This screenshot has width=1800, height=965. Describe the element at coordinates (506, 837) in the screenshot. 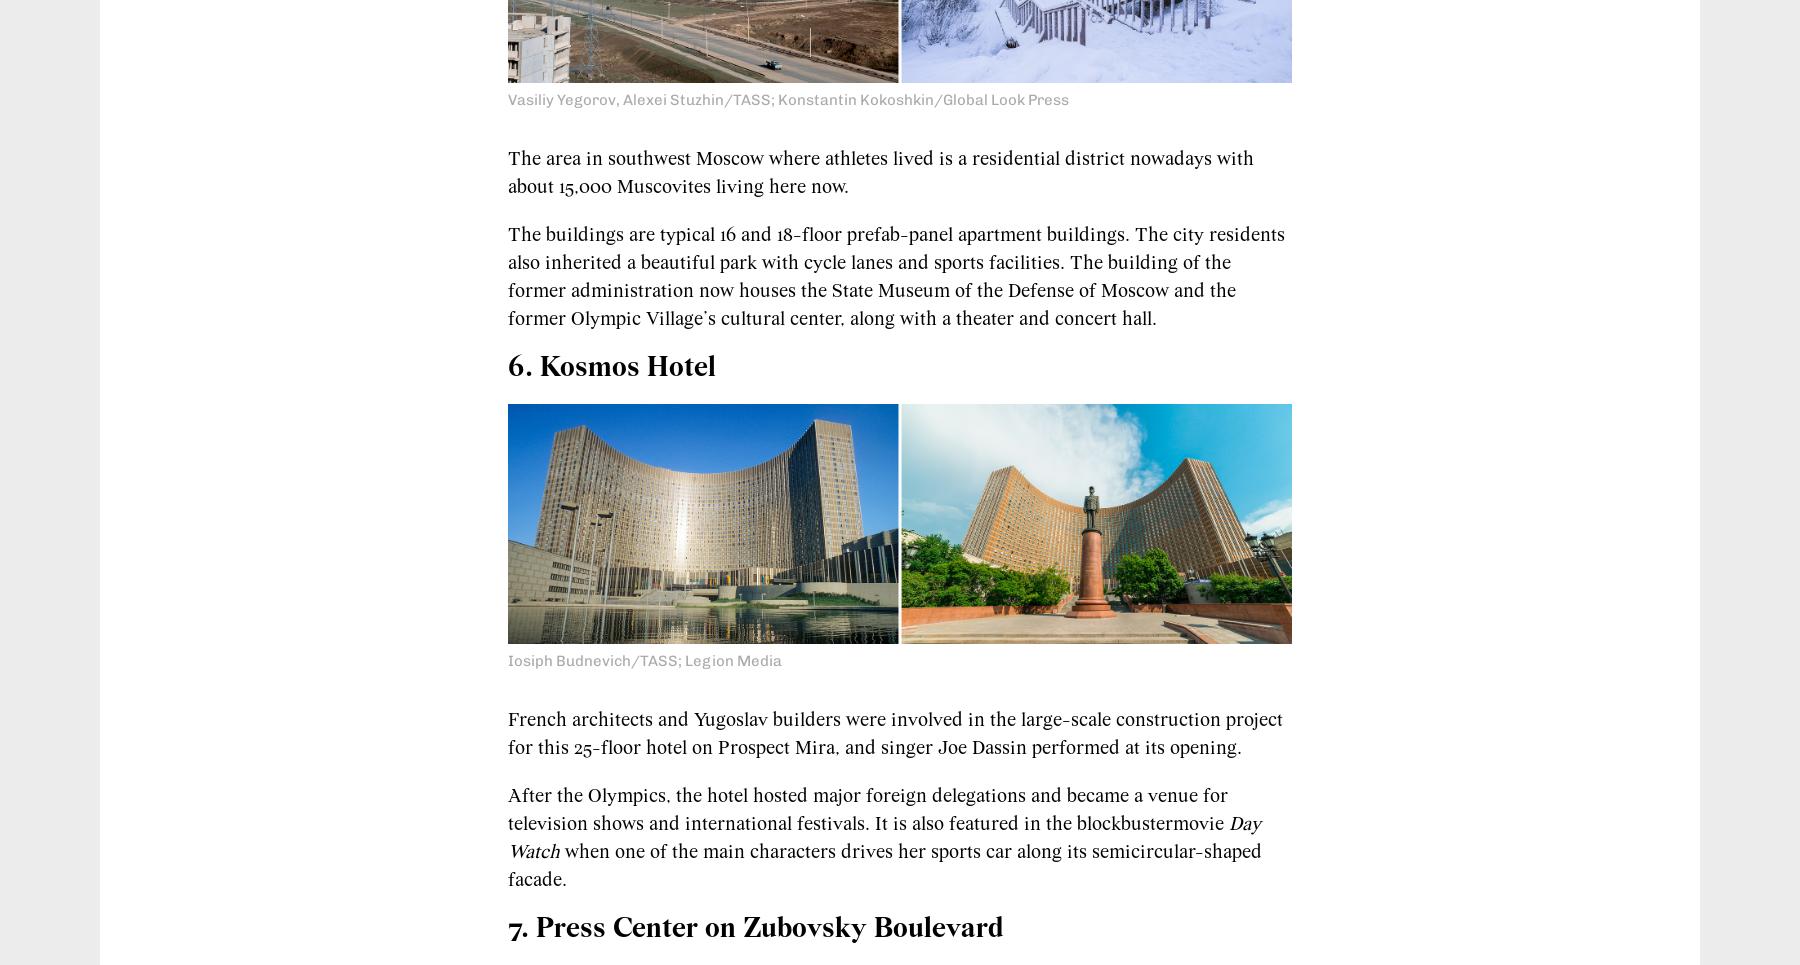

I see `'Day Watch'` at that location.